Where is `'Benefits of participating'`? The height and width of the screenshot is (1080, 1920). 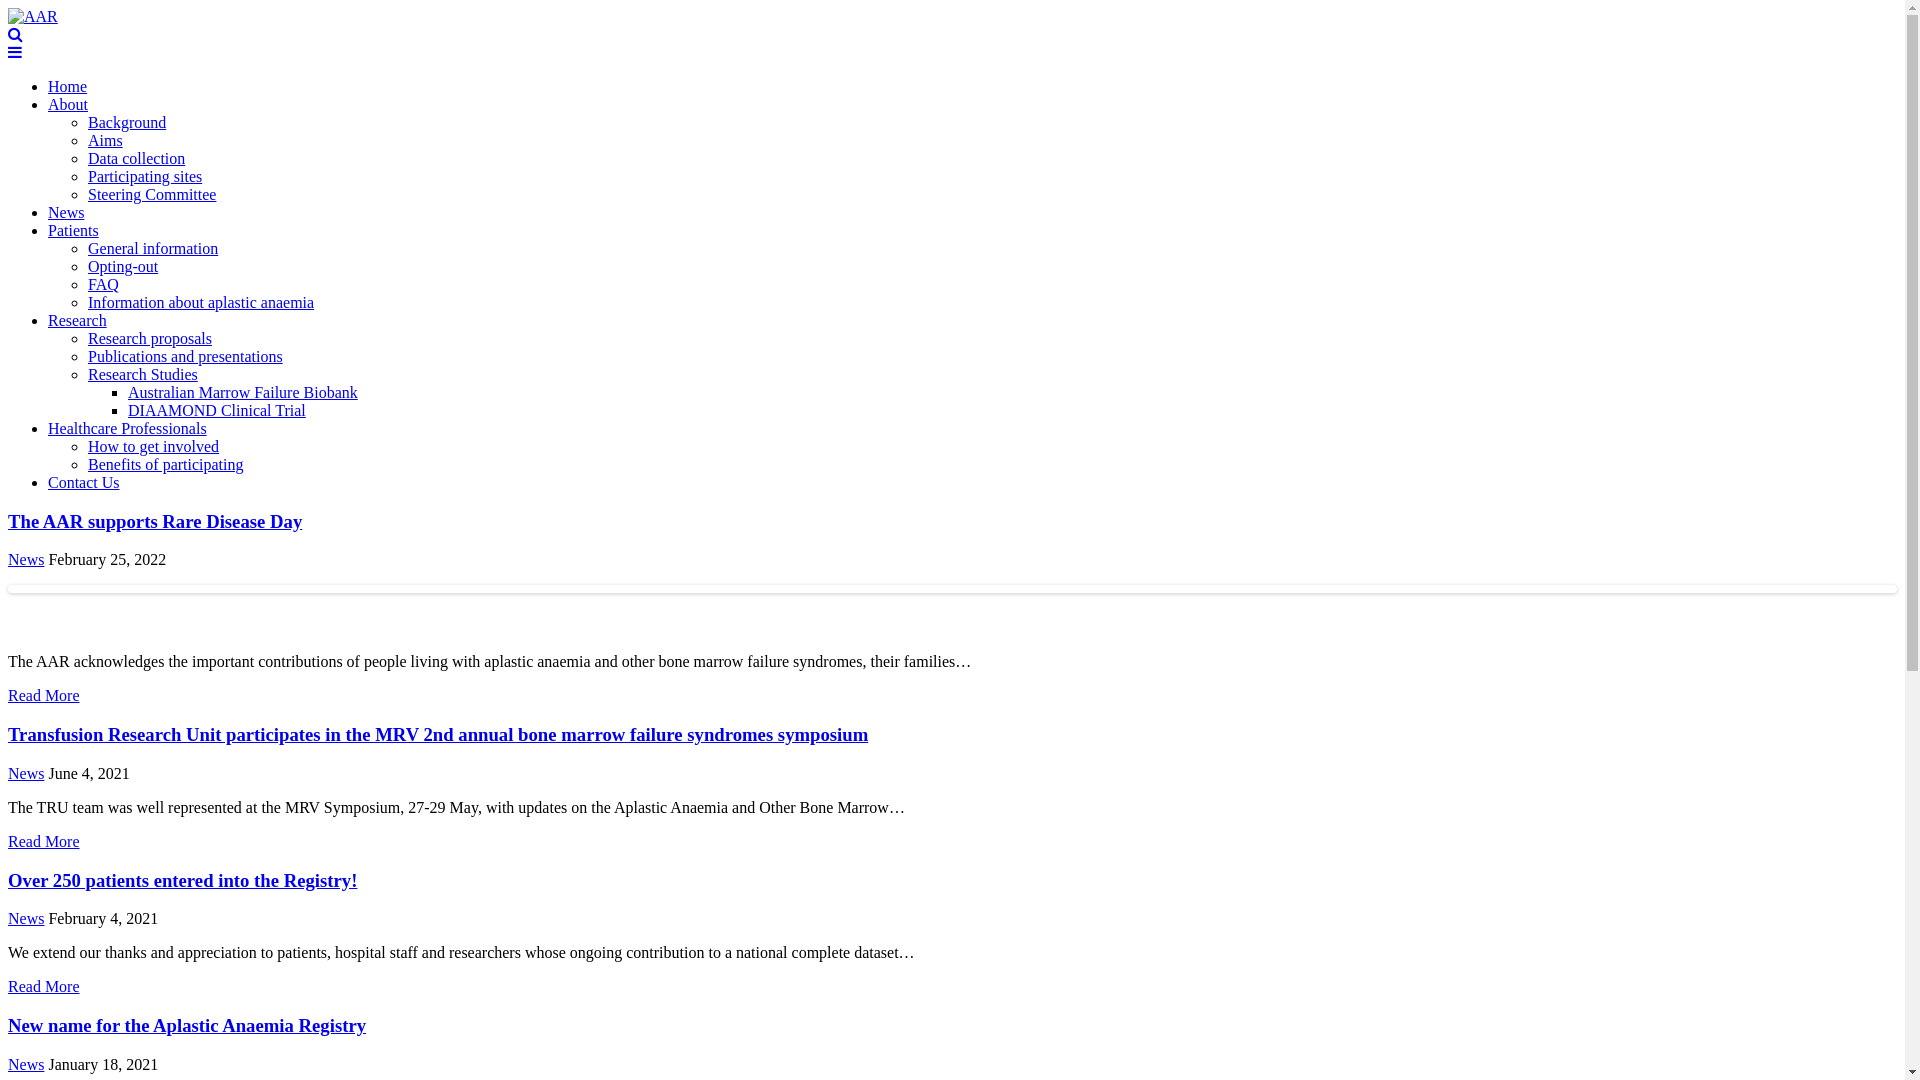 'Benefits of participating' is located at coordinates (86, 464).